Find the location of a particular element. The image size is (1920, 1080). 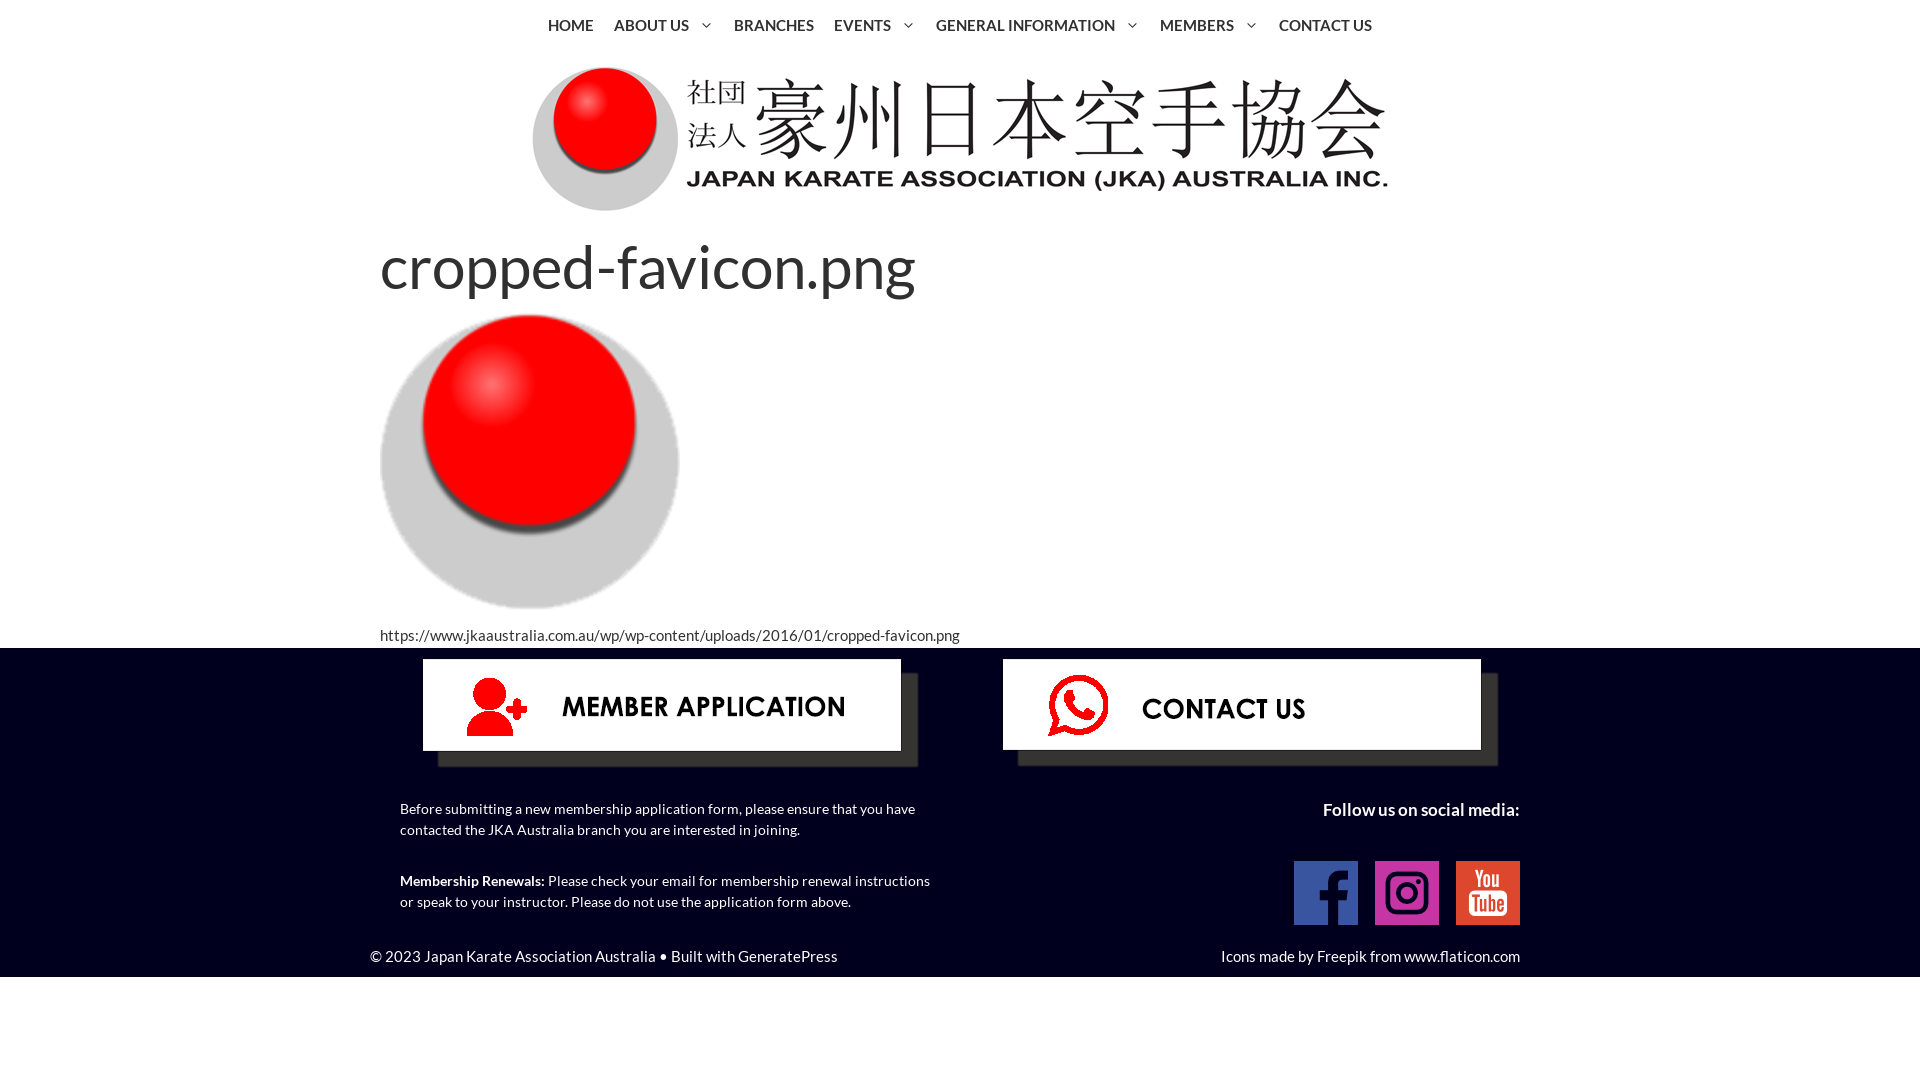

'ABOUT US' is located at coordinates (663, 24).